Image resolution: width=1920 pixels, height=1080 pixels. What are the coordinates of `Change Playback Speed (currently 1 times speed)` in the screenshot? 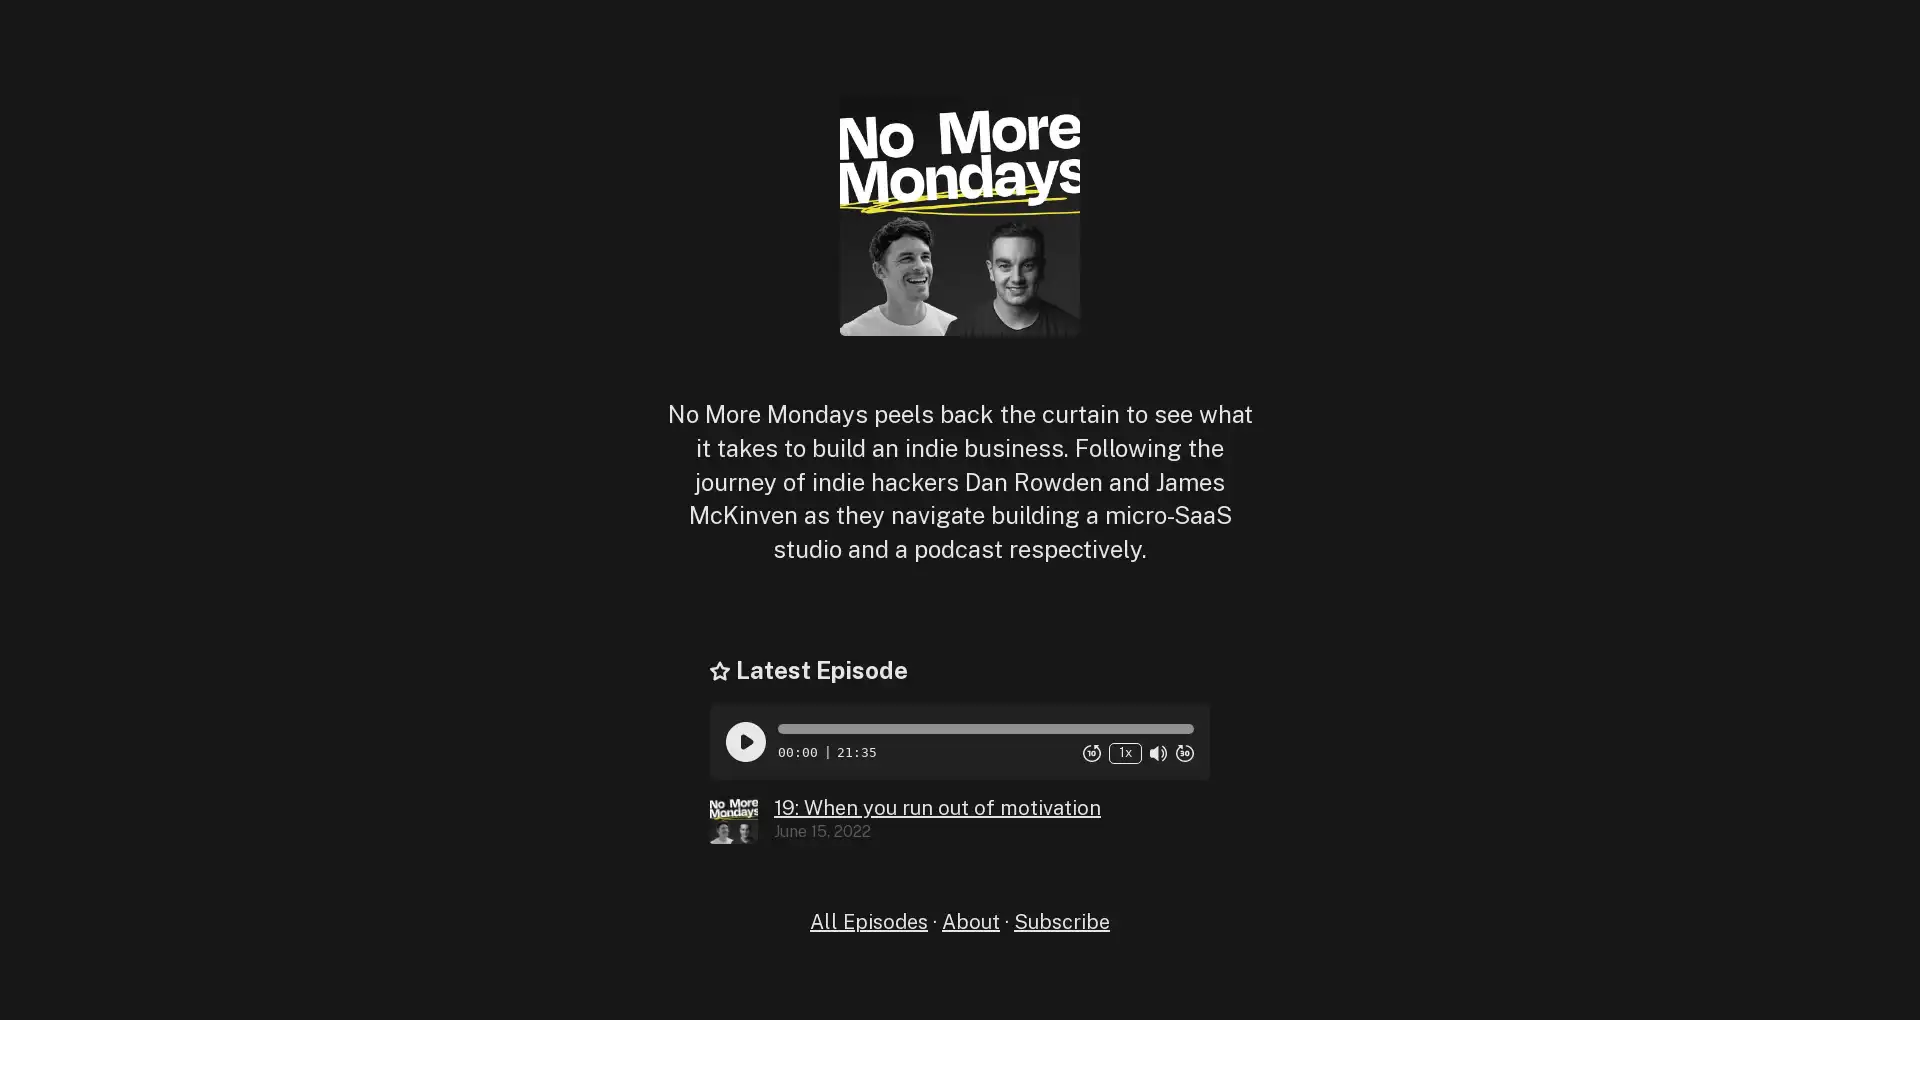 It's located at (1124, 752).